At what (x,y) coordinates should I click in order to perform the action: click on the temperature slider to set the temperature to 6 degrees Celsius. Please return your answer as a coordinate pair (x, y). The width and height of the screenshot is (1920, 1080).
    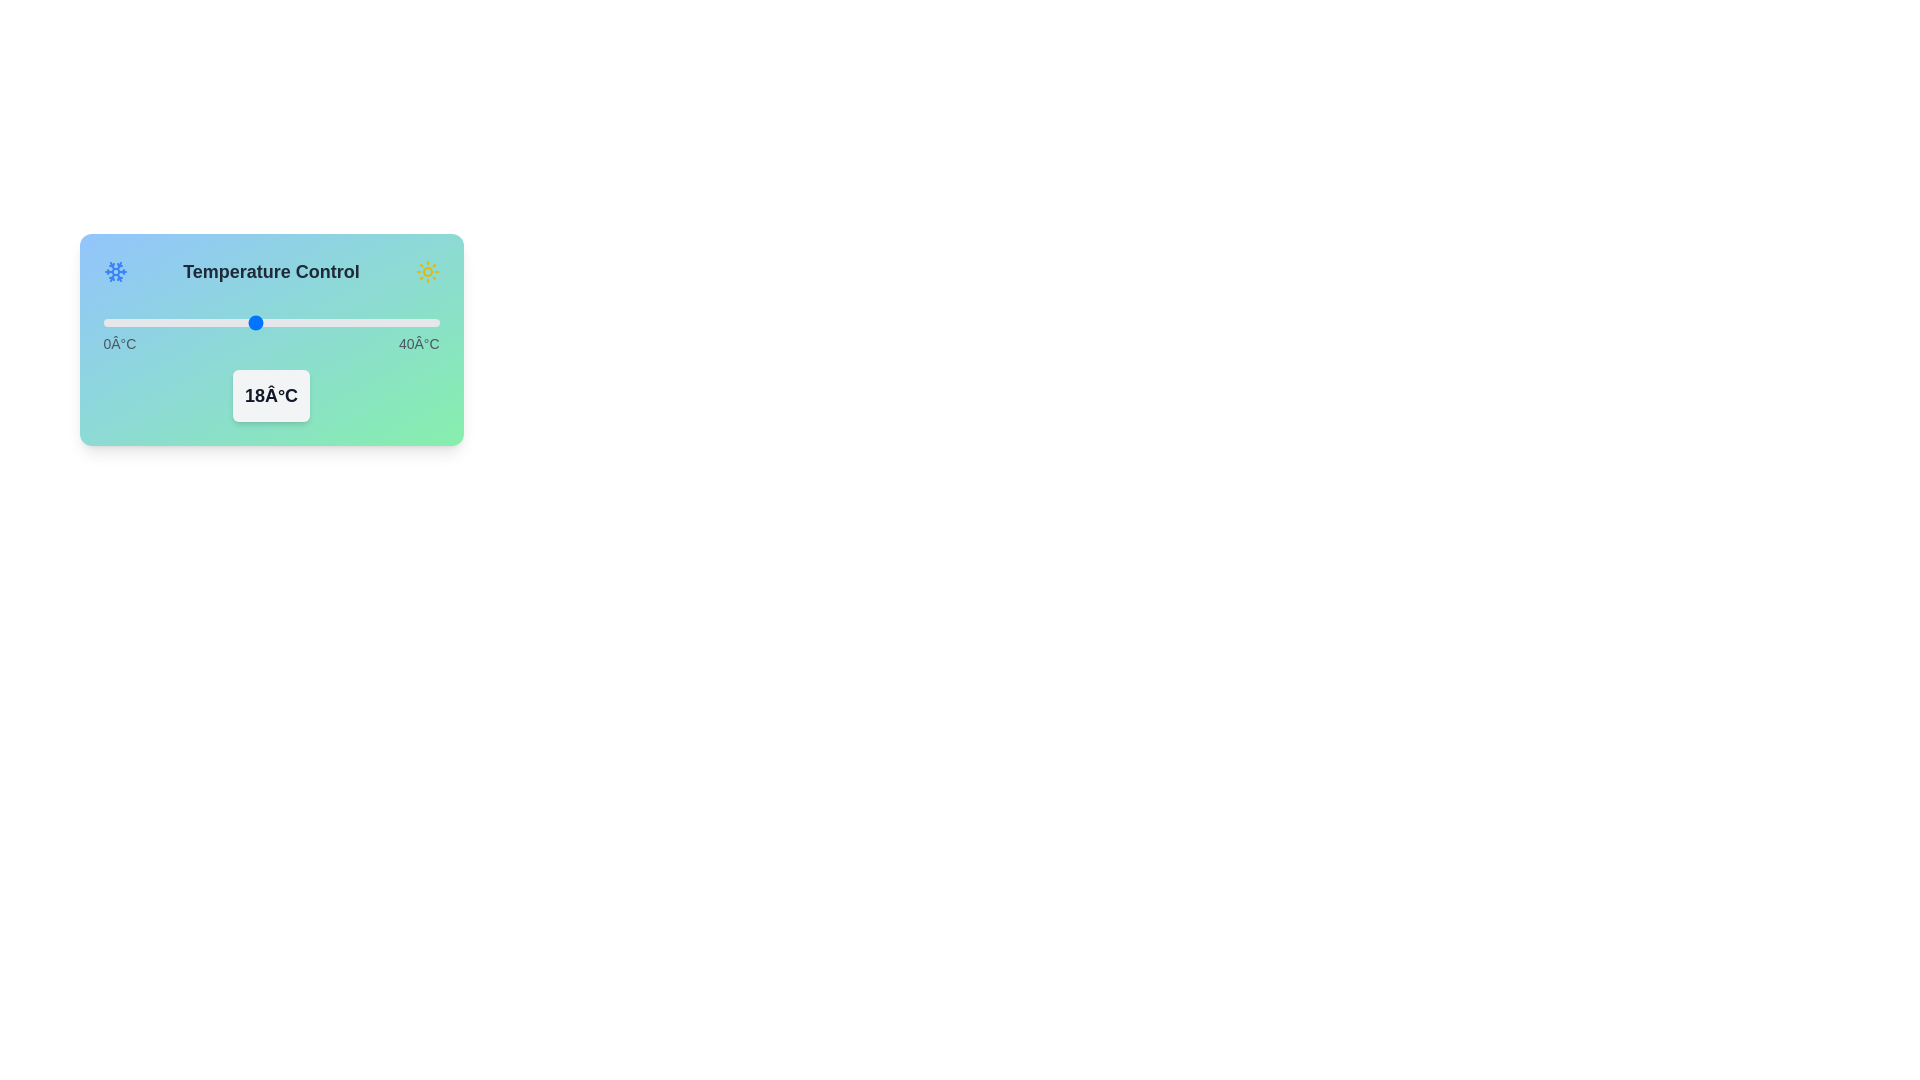
    Looking at the image, I should click on (152, 322).